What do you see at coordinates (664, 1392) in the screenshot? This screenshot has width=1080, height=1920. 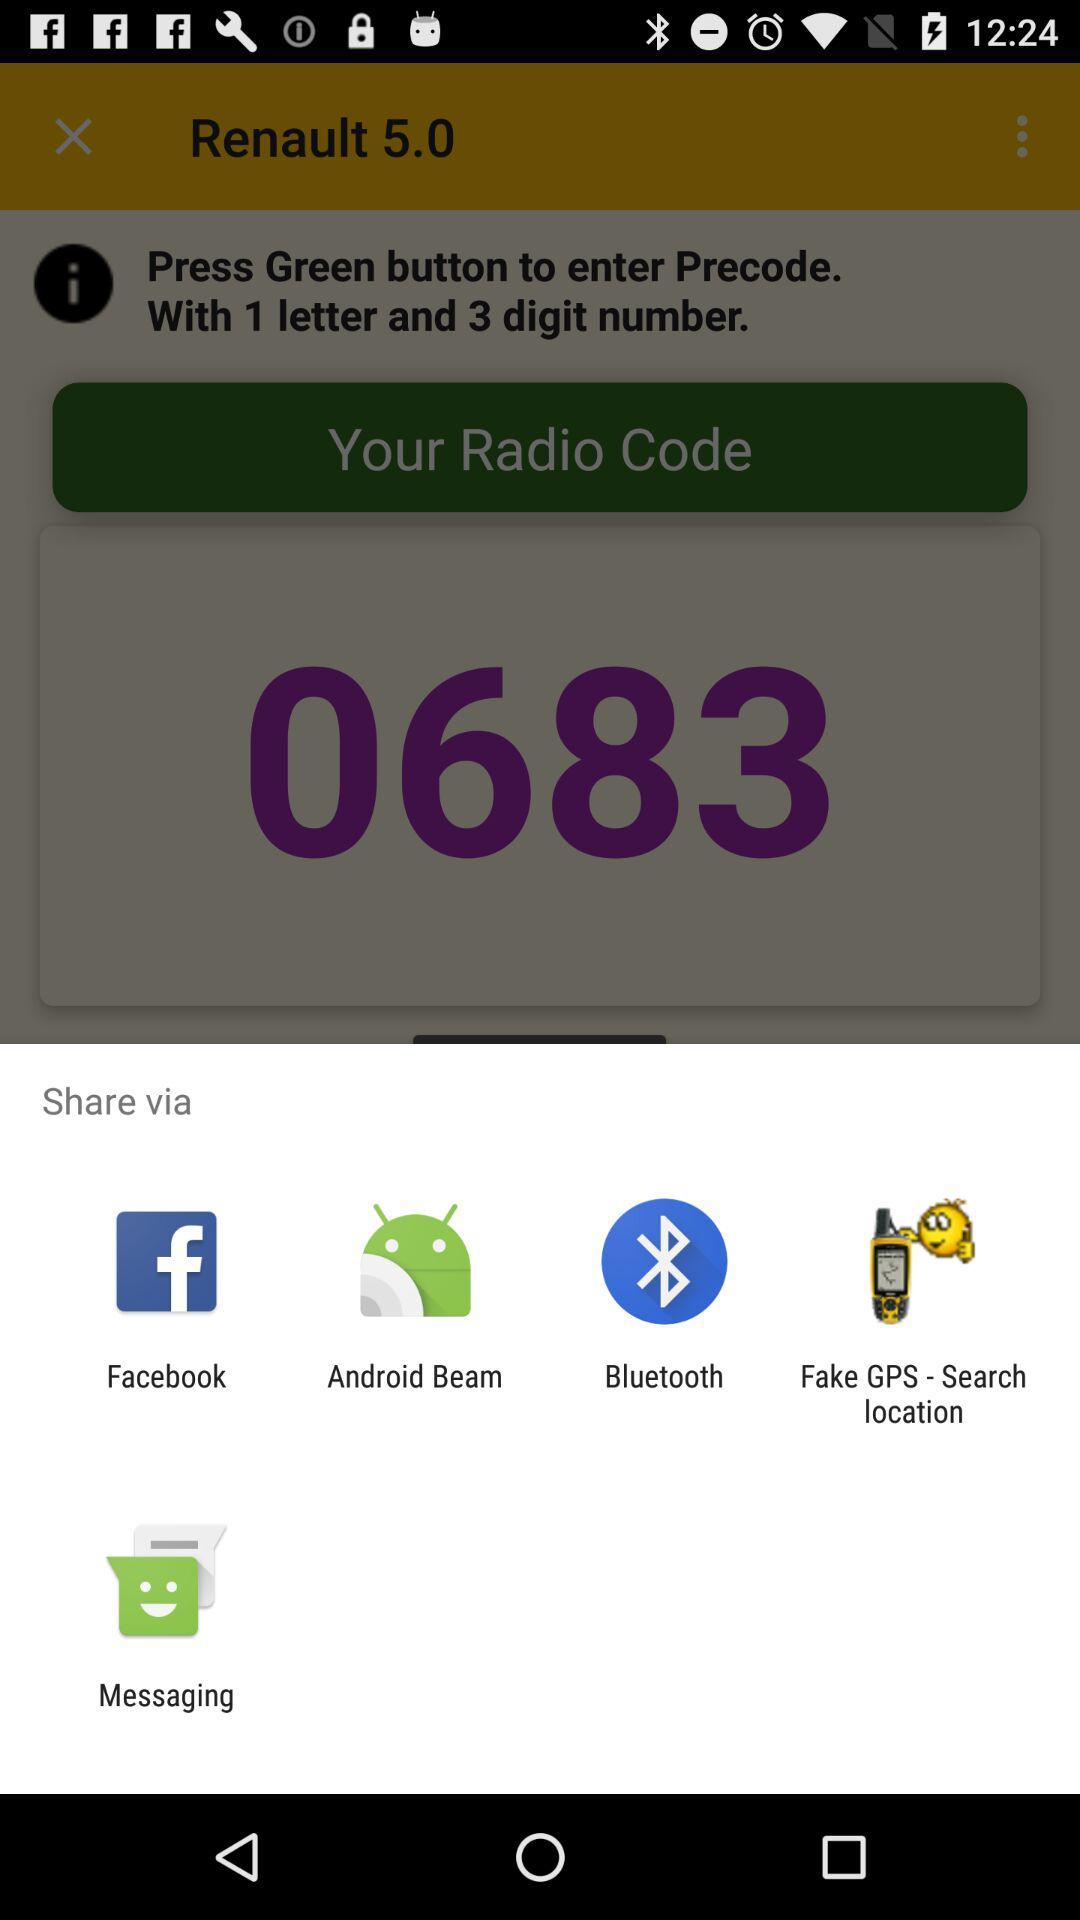 I see `the icon to the right of the android beam icon` at bounding box center [664, 1392].